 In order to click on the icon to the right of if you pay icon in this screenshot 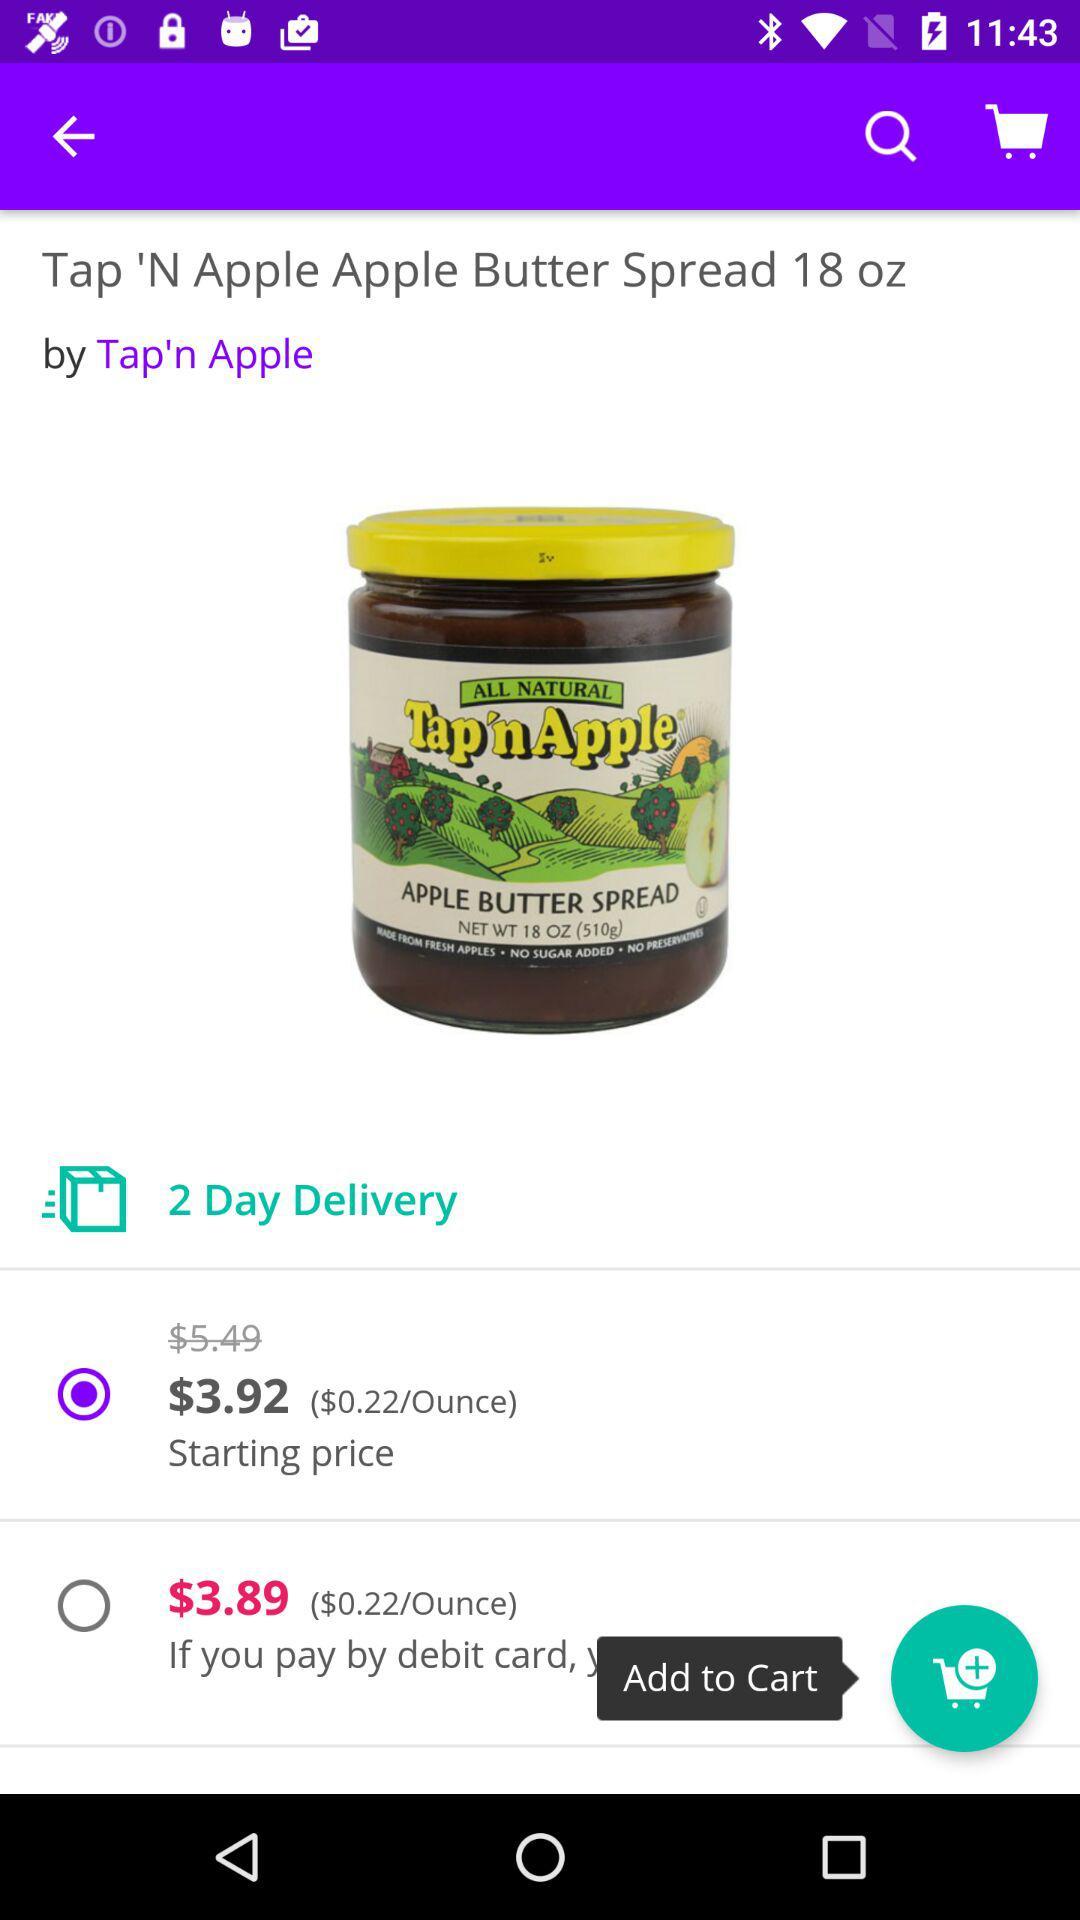, I will do `click(1001, 1665)`.